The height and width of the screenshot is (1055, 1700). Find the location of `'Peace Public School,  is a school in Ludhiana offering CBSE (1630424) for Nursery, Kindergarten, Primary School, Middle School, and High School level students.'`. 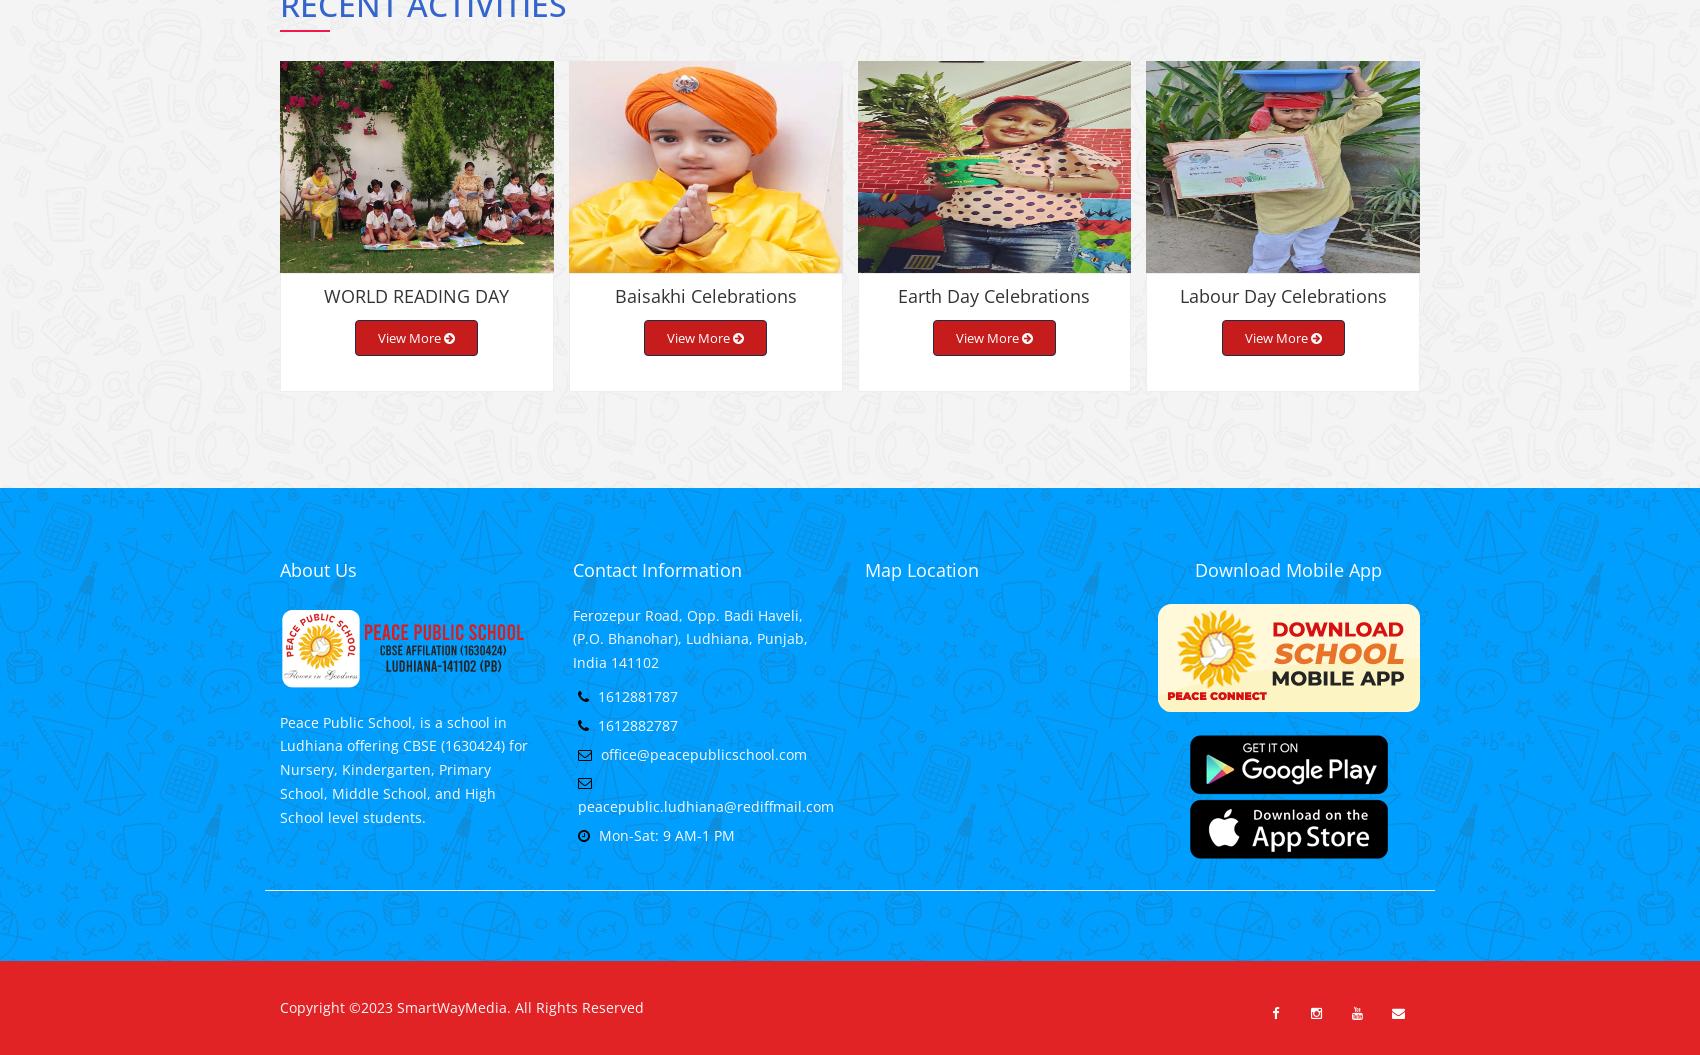

'Peace Public School,  is a school in Ludhiana offering CBSE (1630424) for Nursery, Kindergarten, Primary School, Middle School, and High School level students.' is located at coordinates (402, 784).